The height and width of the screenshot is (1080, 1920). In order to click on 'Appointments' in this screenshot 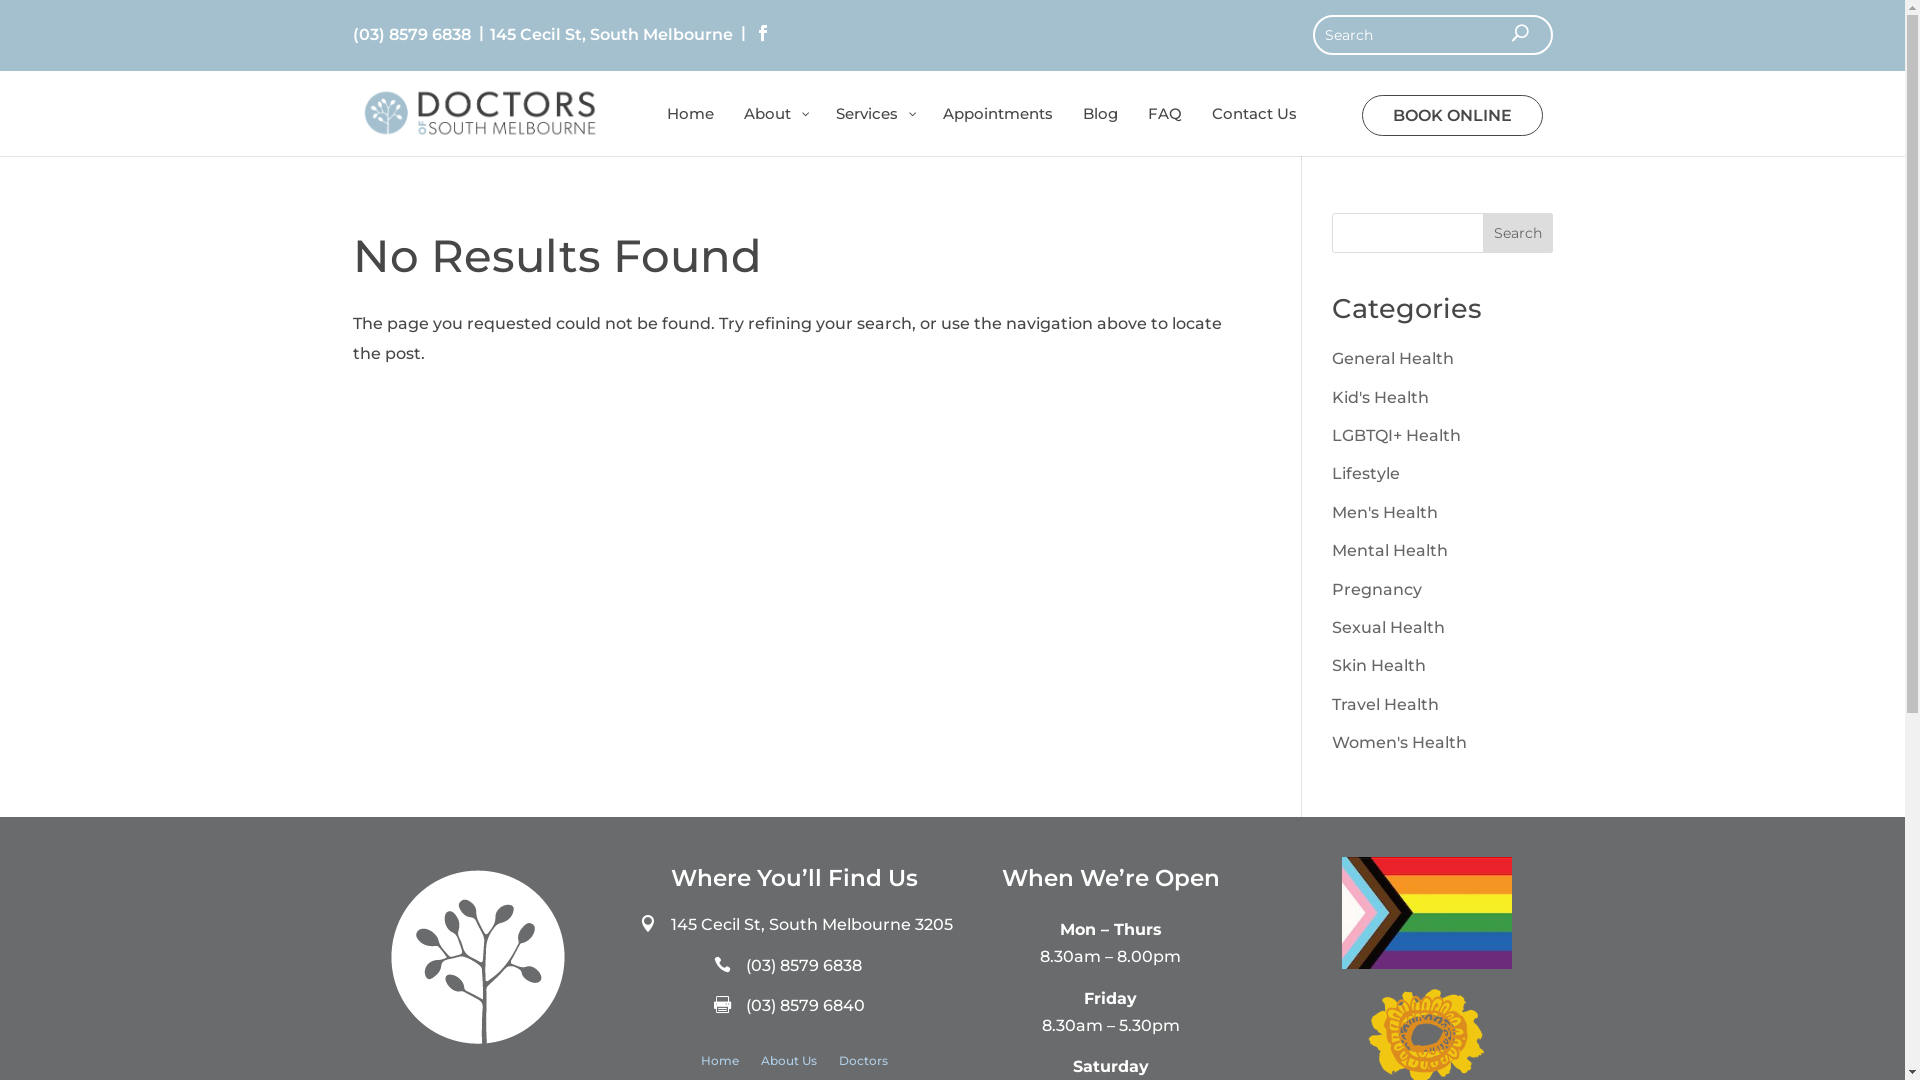, I will do `click(998, 130)`.